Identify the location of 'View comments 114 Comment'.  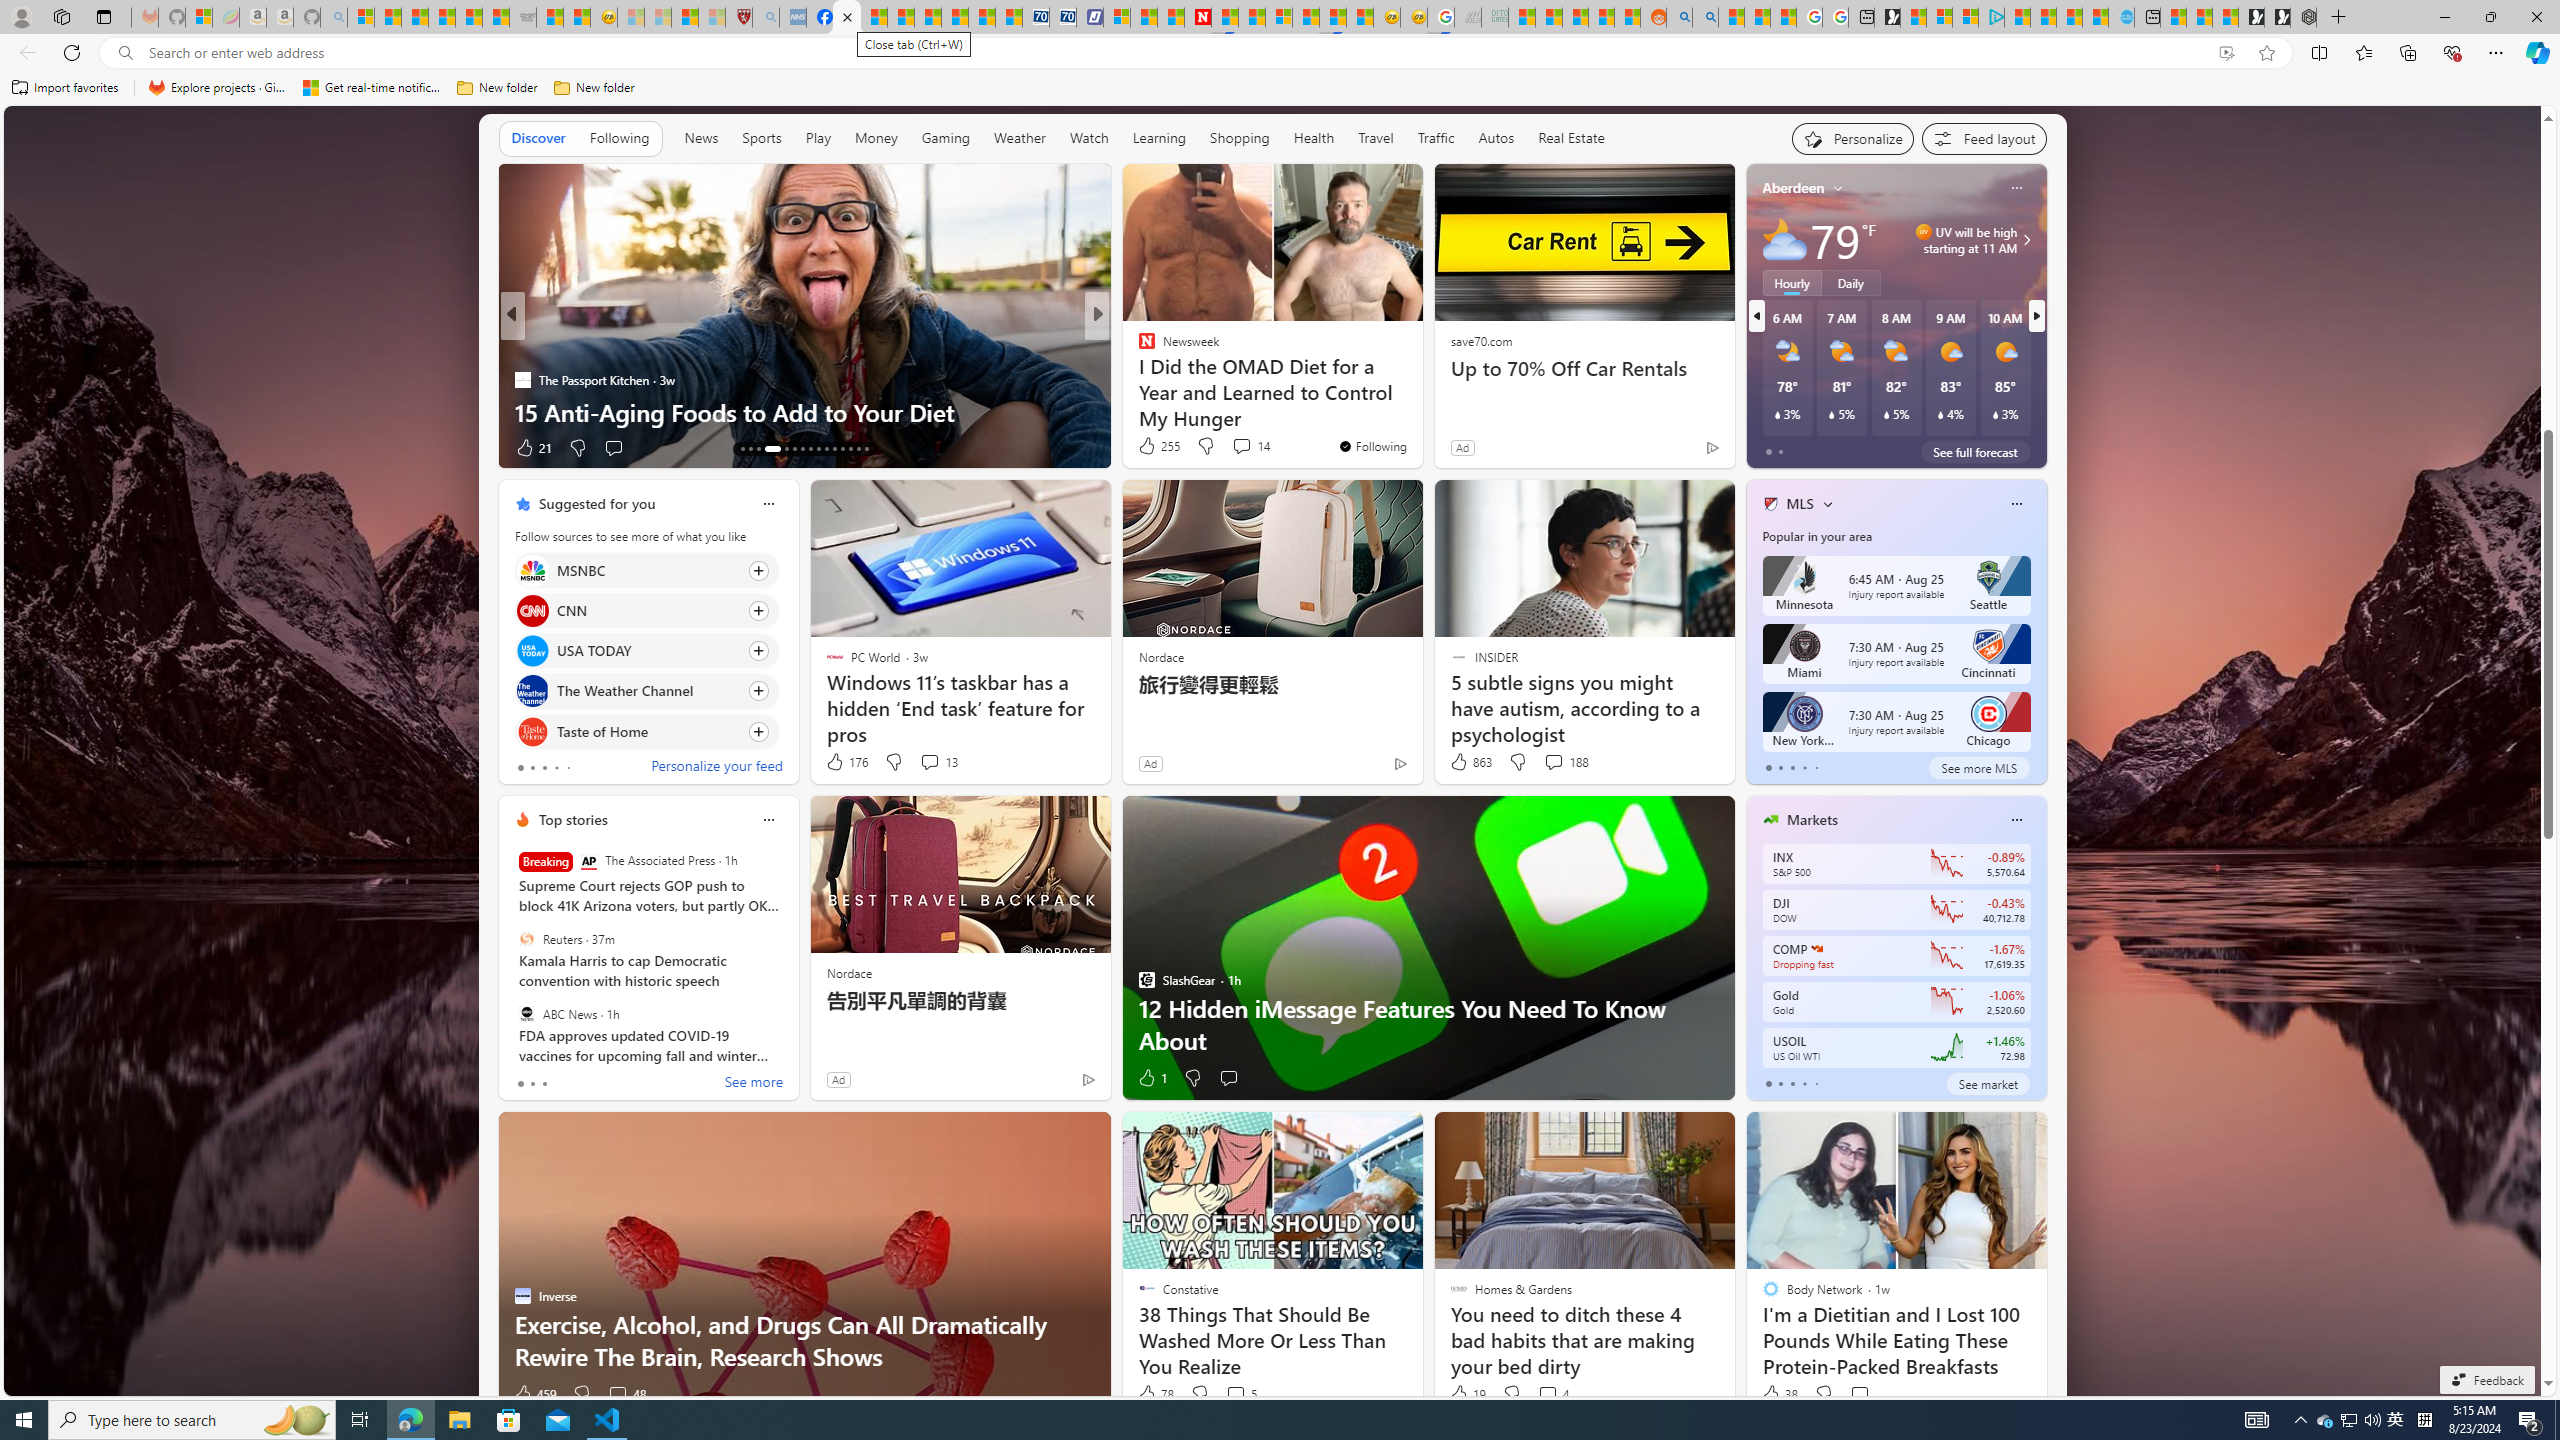
(1247, 447).